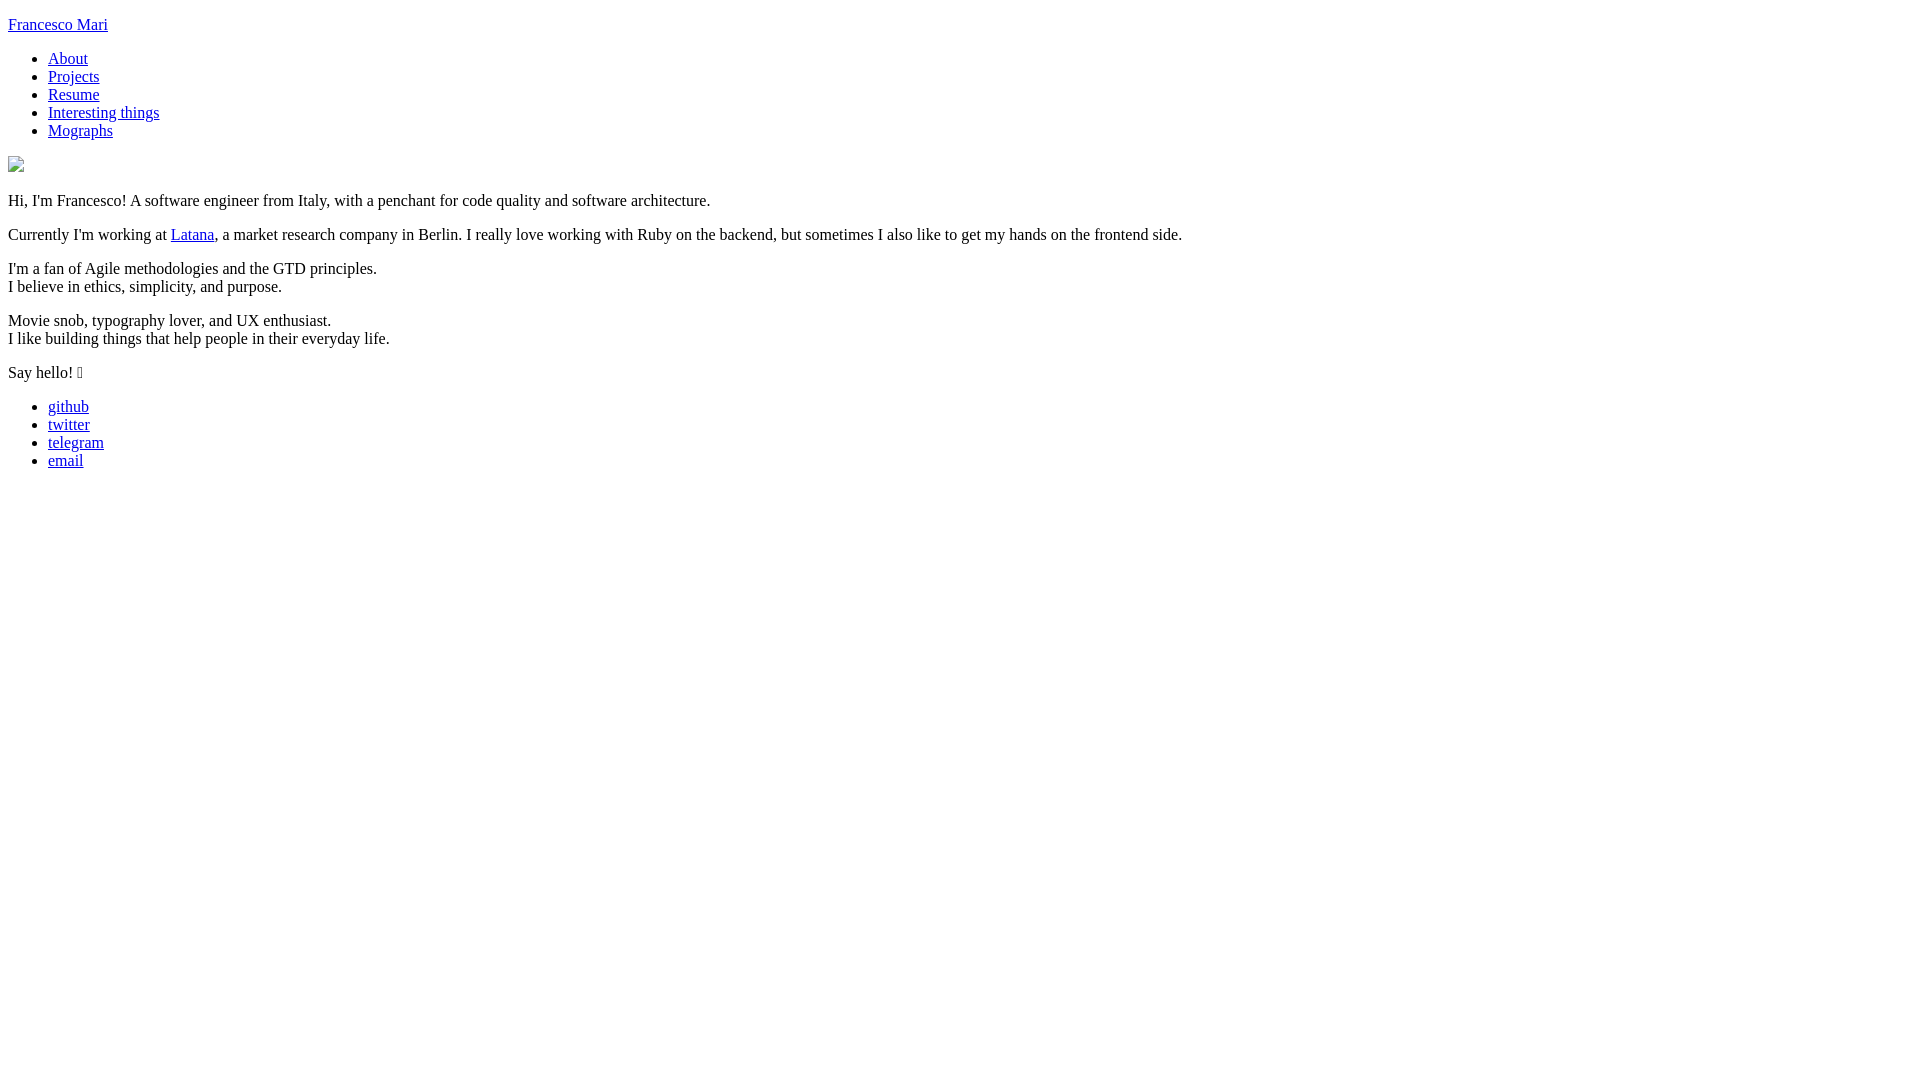 Image resolution: width=1920 pixels, height=1080 pixels. What do you see at coordinates (57, 24) in the screenshot?
I see `'Francesco Mari'` at bounding box center [57, 24].